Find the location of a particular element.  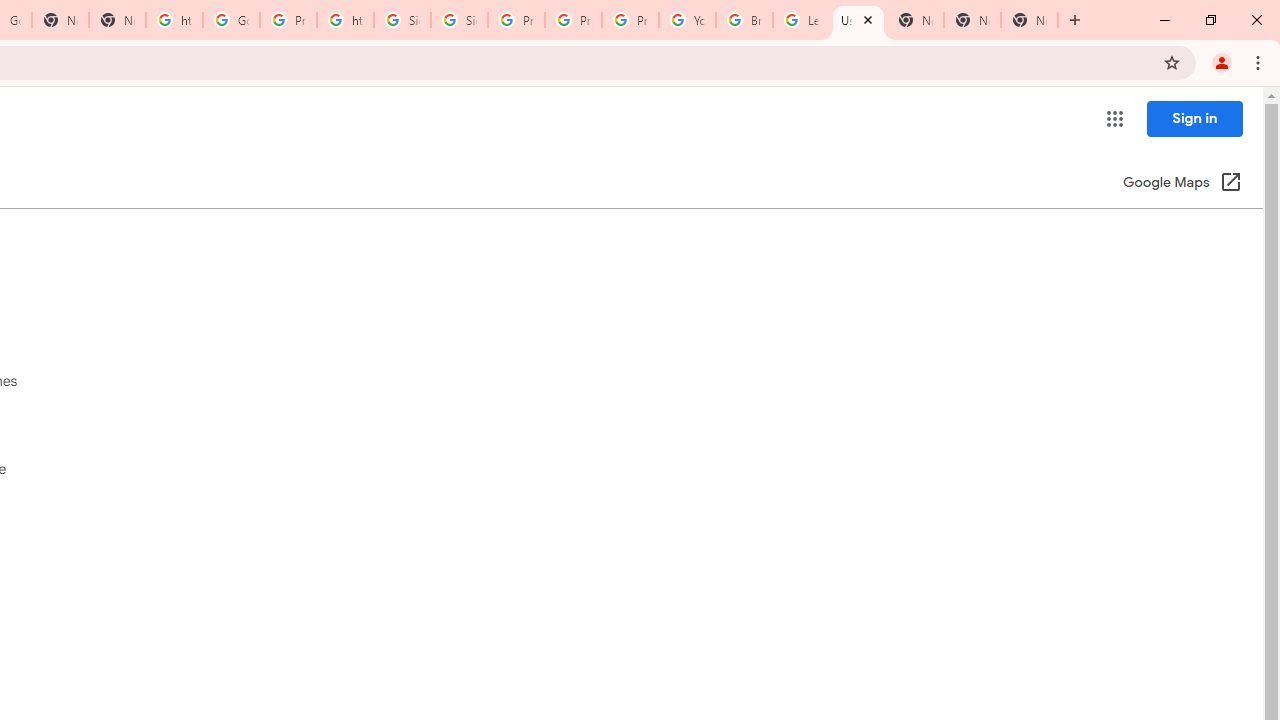

'Sign in - Google Accounts' is located at coordinates (401, 20).